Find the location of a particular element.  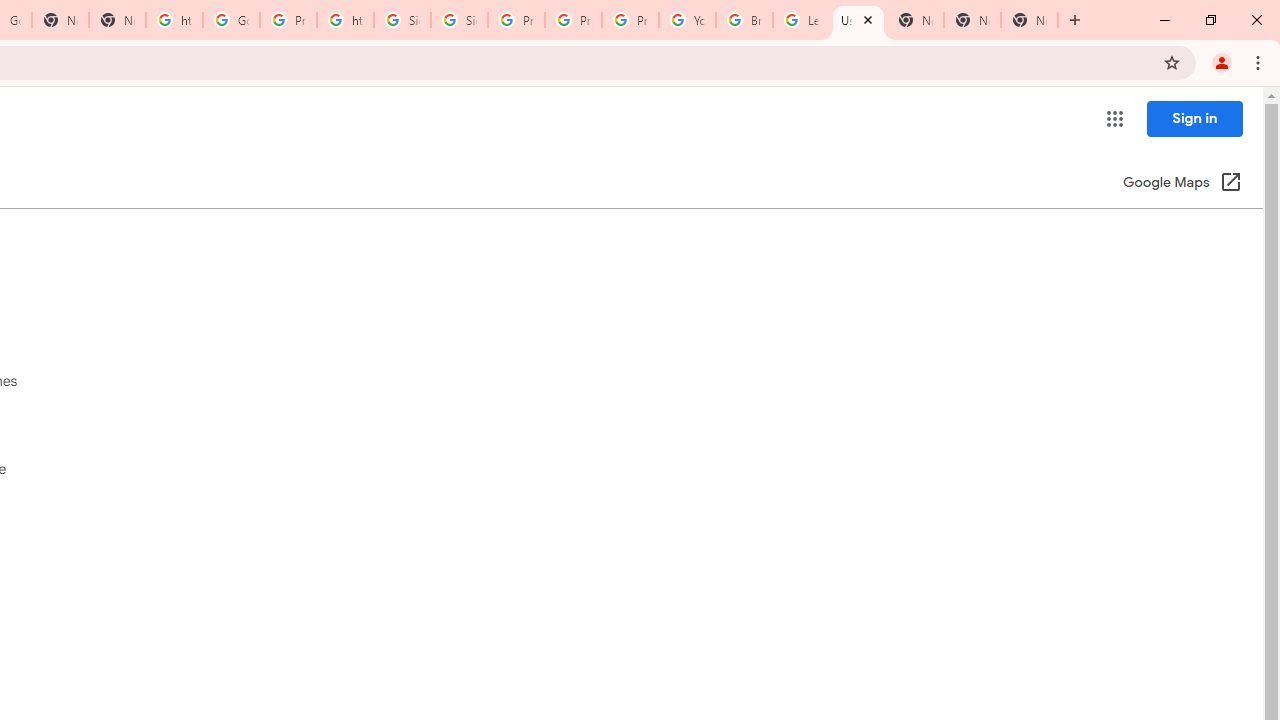

'Sign in - Google Accounts' is located at coordinates (401, 20).